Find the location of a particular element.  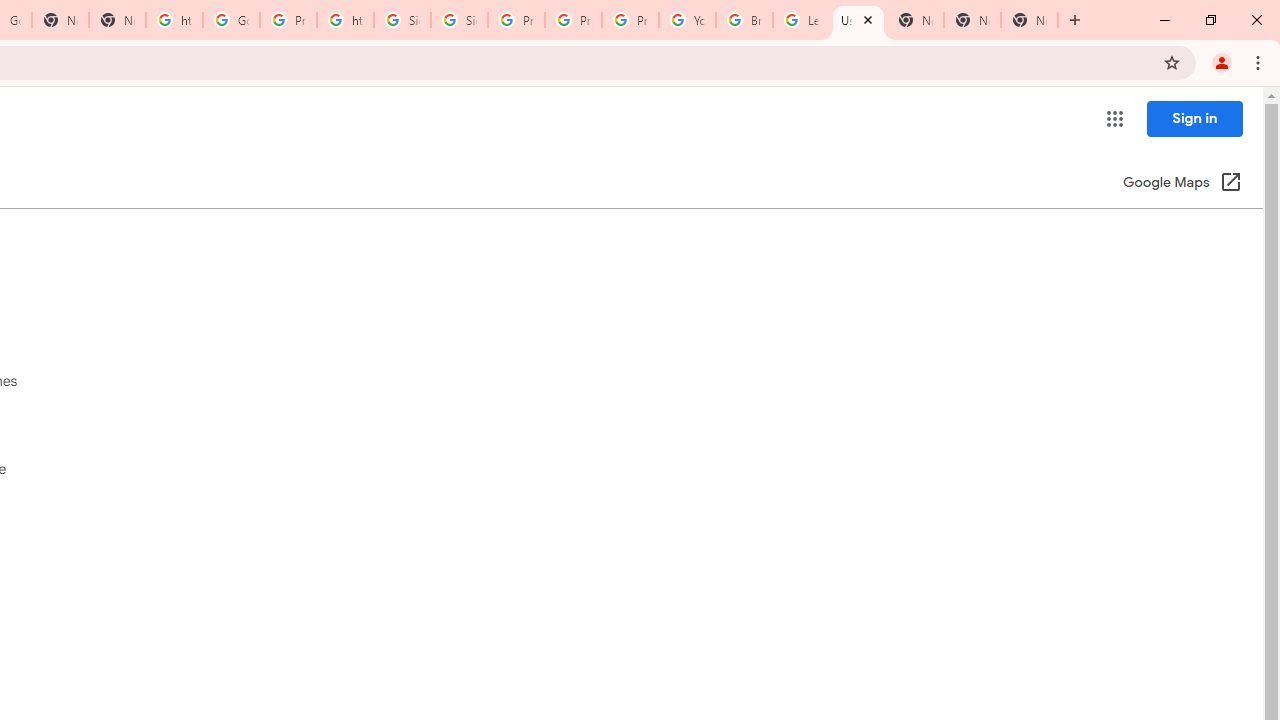

'Sign in - Google Accounts' is located at coordinates (401, 20).